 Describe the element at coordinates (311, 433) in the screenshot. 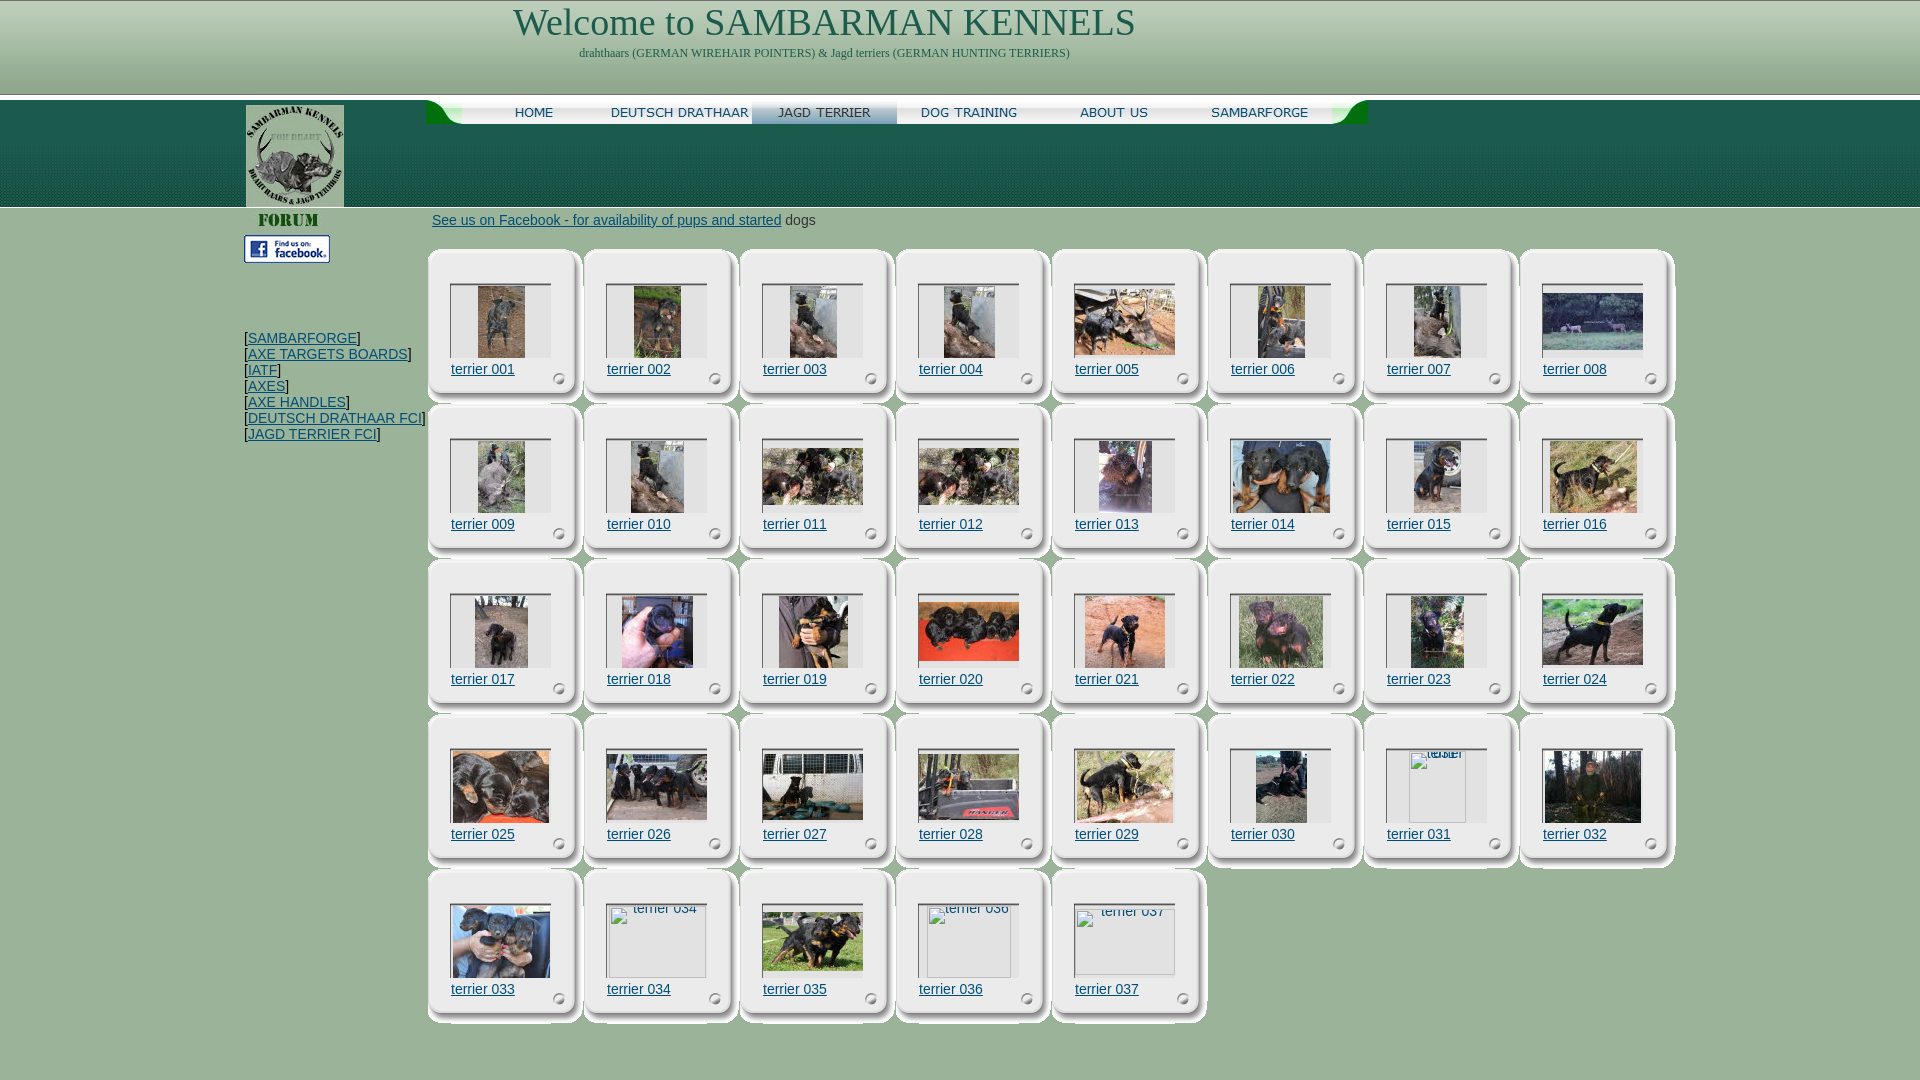

I see `'JAGD TERRIER FCI'` at that location.